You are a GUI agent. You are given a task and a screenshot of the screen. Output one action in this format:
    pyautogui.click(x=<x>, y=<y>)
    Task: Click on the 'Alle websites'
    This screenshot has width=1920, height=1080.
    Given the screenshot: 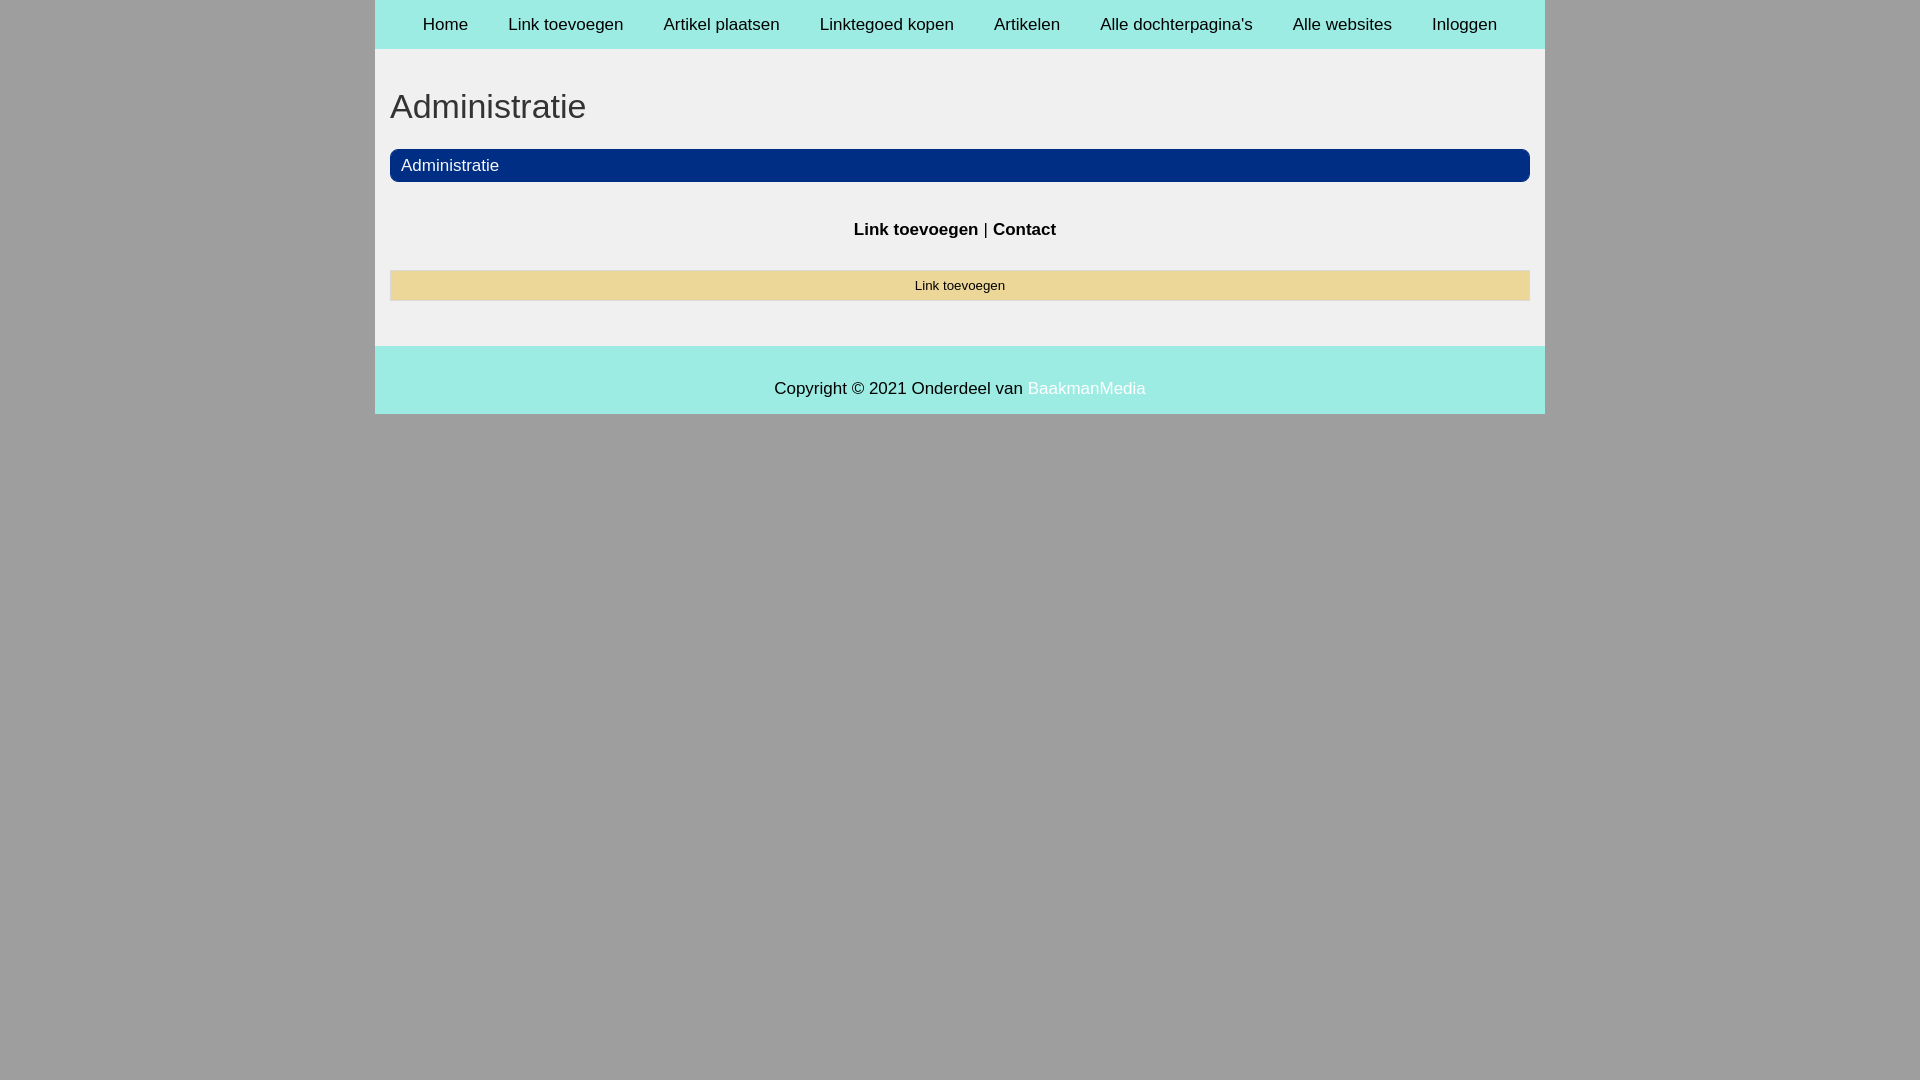 What is the action you would take?
    pyautogui.click(x=1342, y=24)
    